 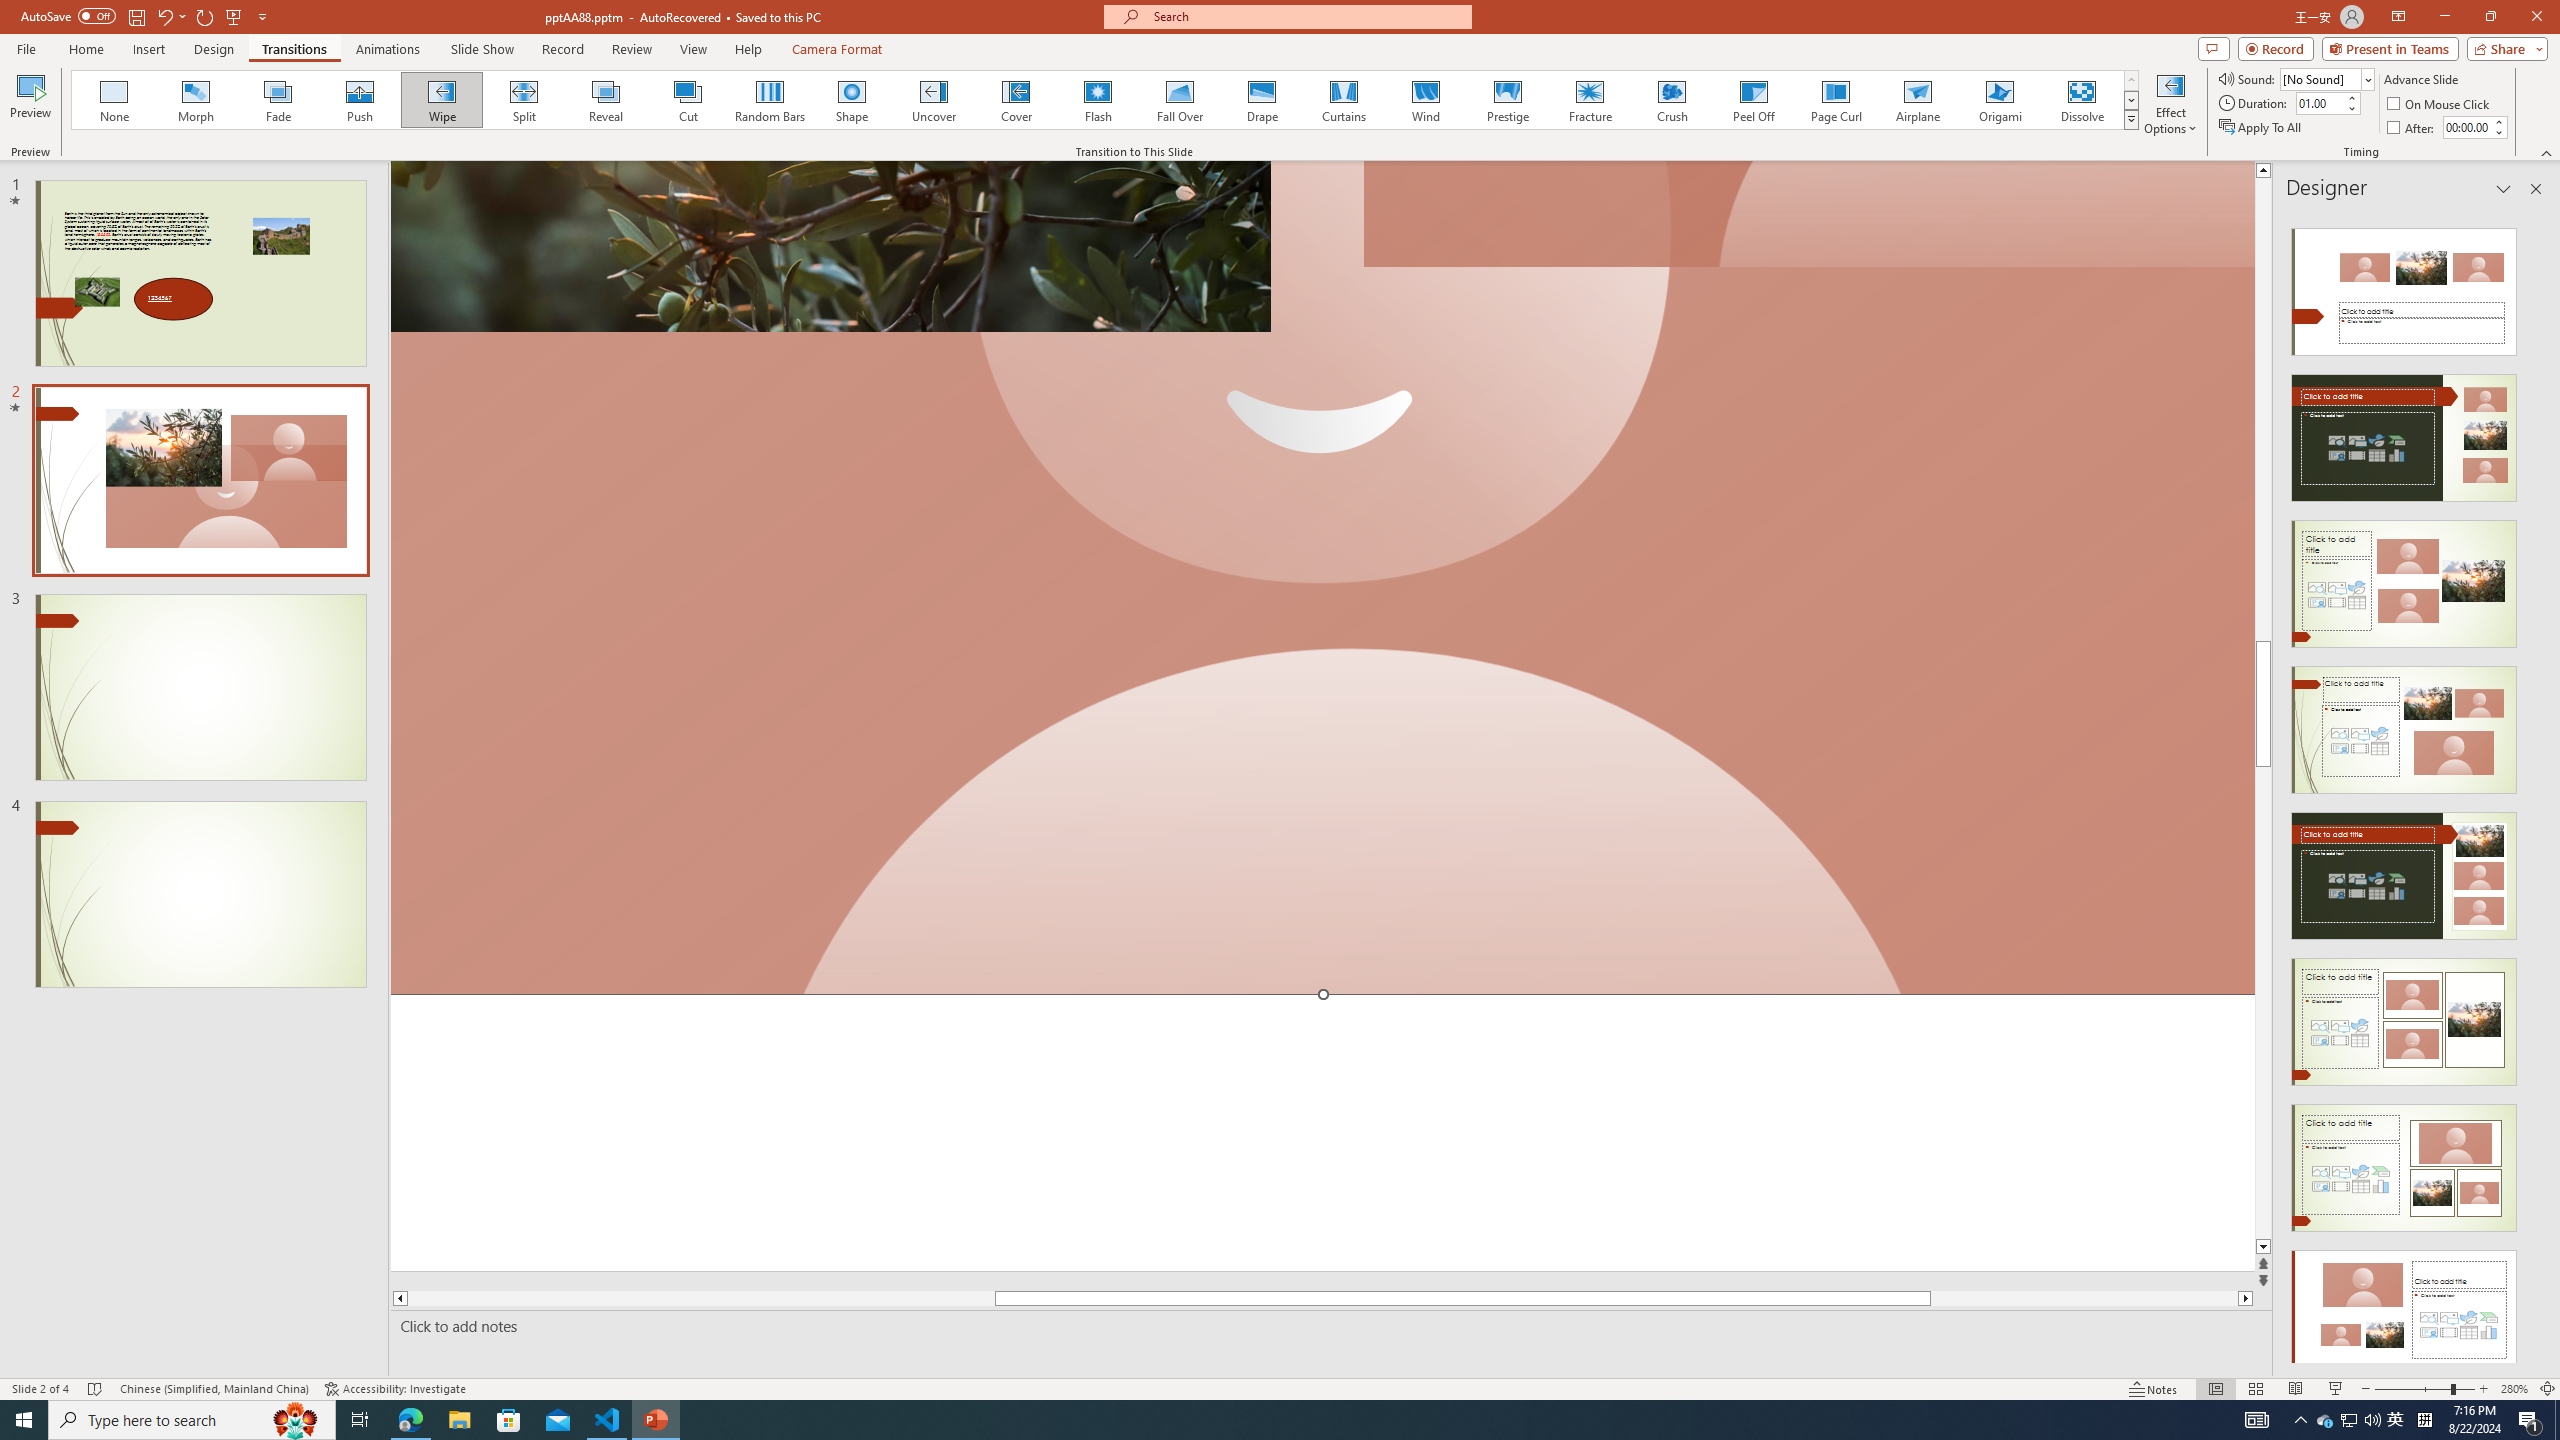 I want to click on 'Preview', so click(x=29, y=103).